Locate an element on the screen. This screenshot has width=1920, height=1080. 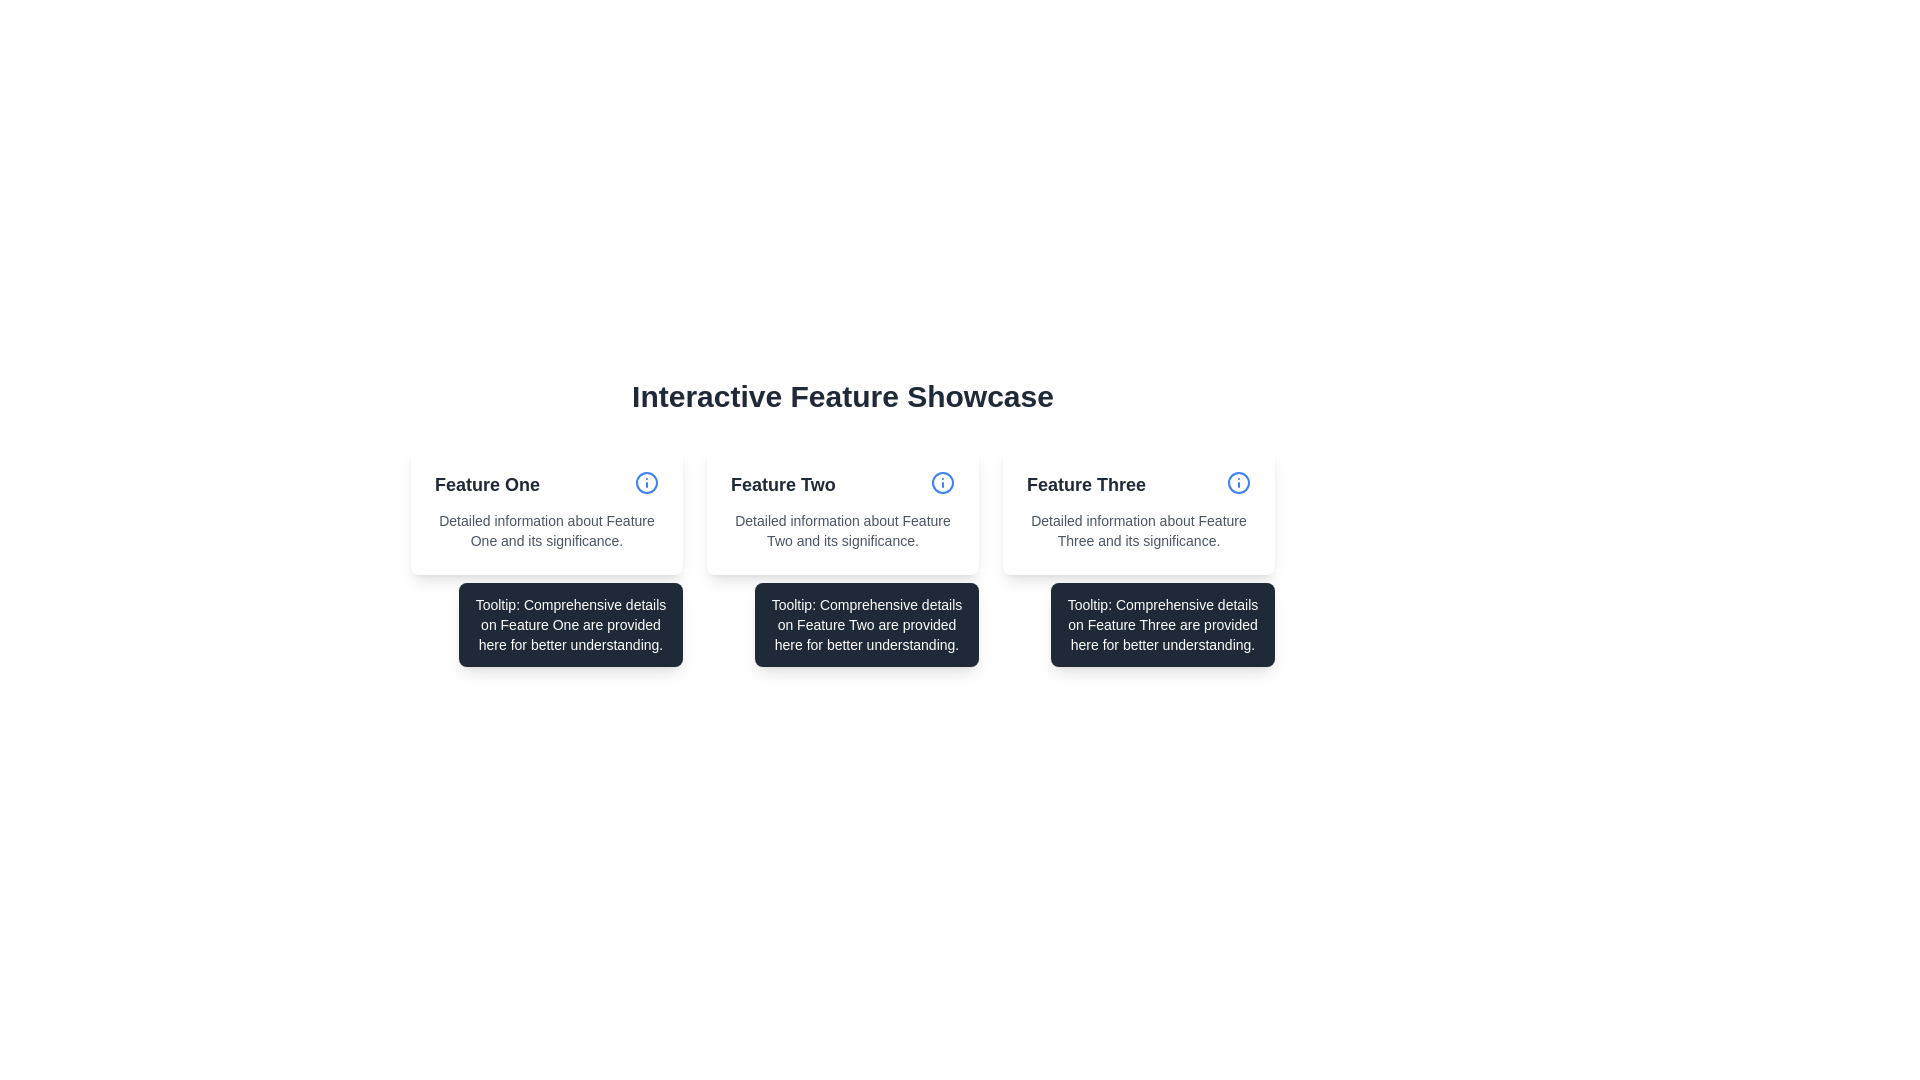
textual content of the informational card about 'Feature Two', which is the middle card in the grid layout under the 'Interactive Feature Showcase' header is located at coordinates (843, 509).